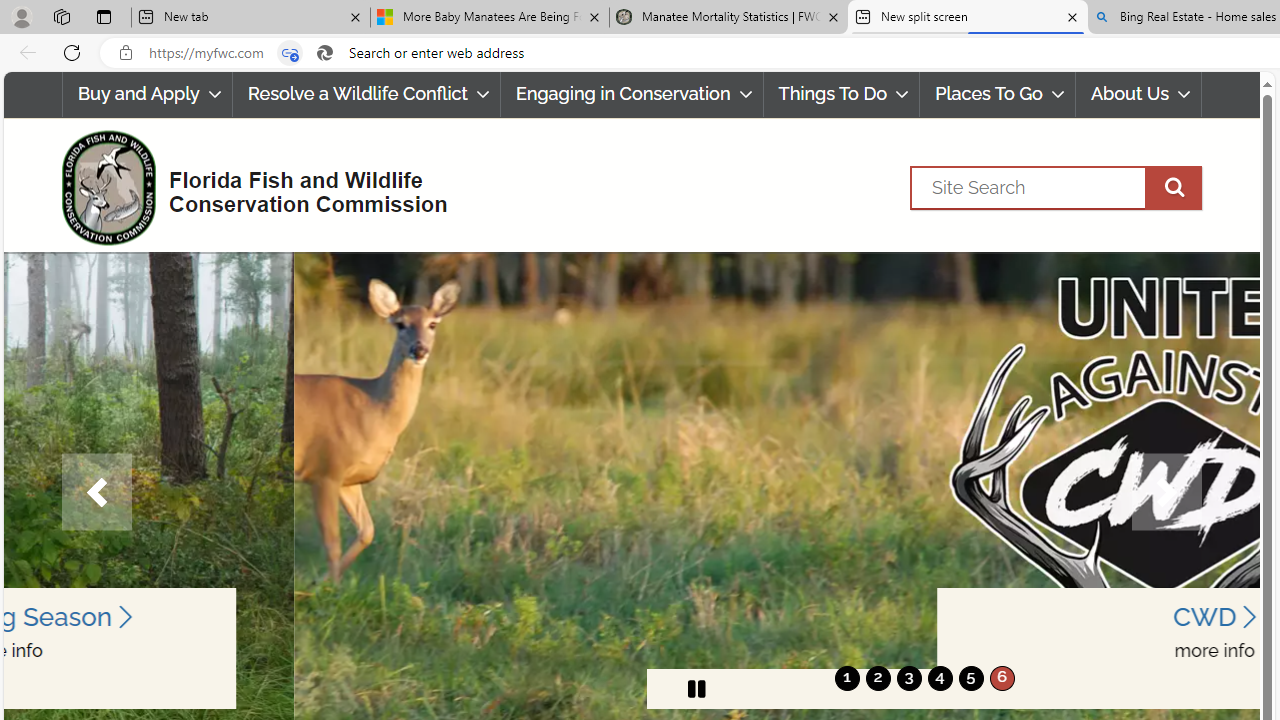 The image size is (1280, 720). Describe the element at coordinates (325, 52) in the screenshot. I see `'Search icon'` at that location.